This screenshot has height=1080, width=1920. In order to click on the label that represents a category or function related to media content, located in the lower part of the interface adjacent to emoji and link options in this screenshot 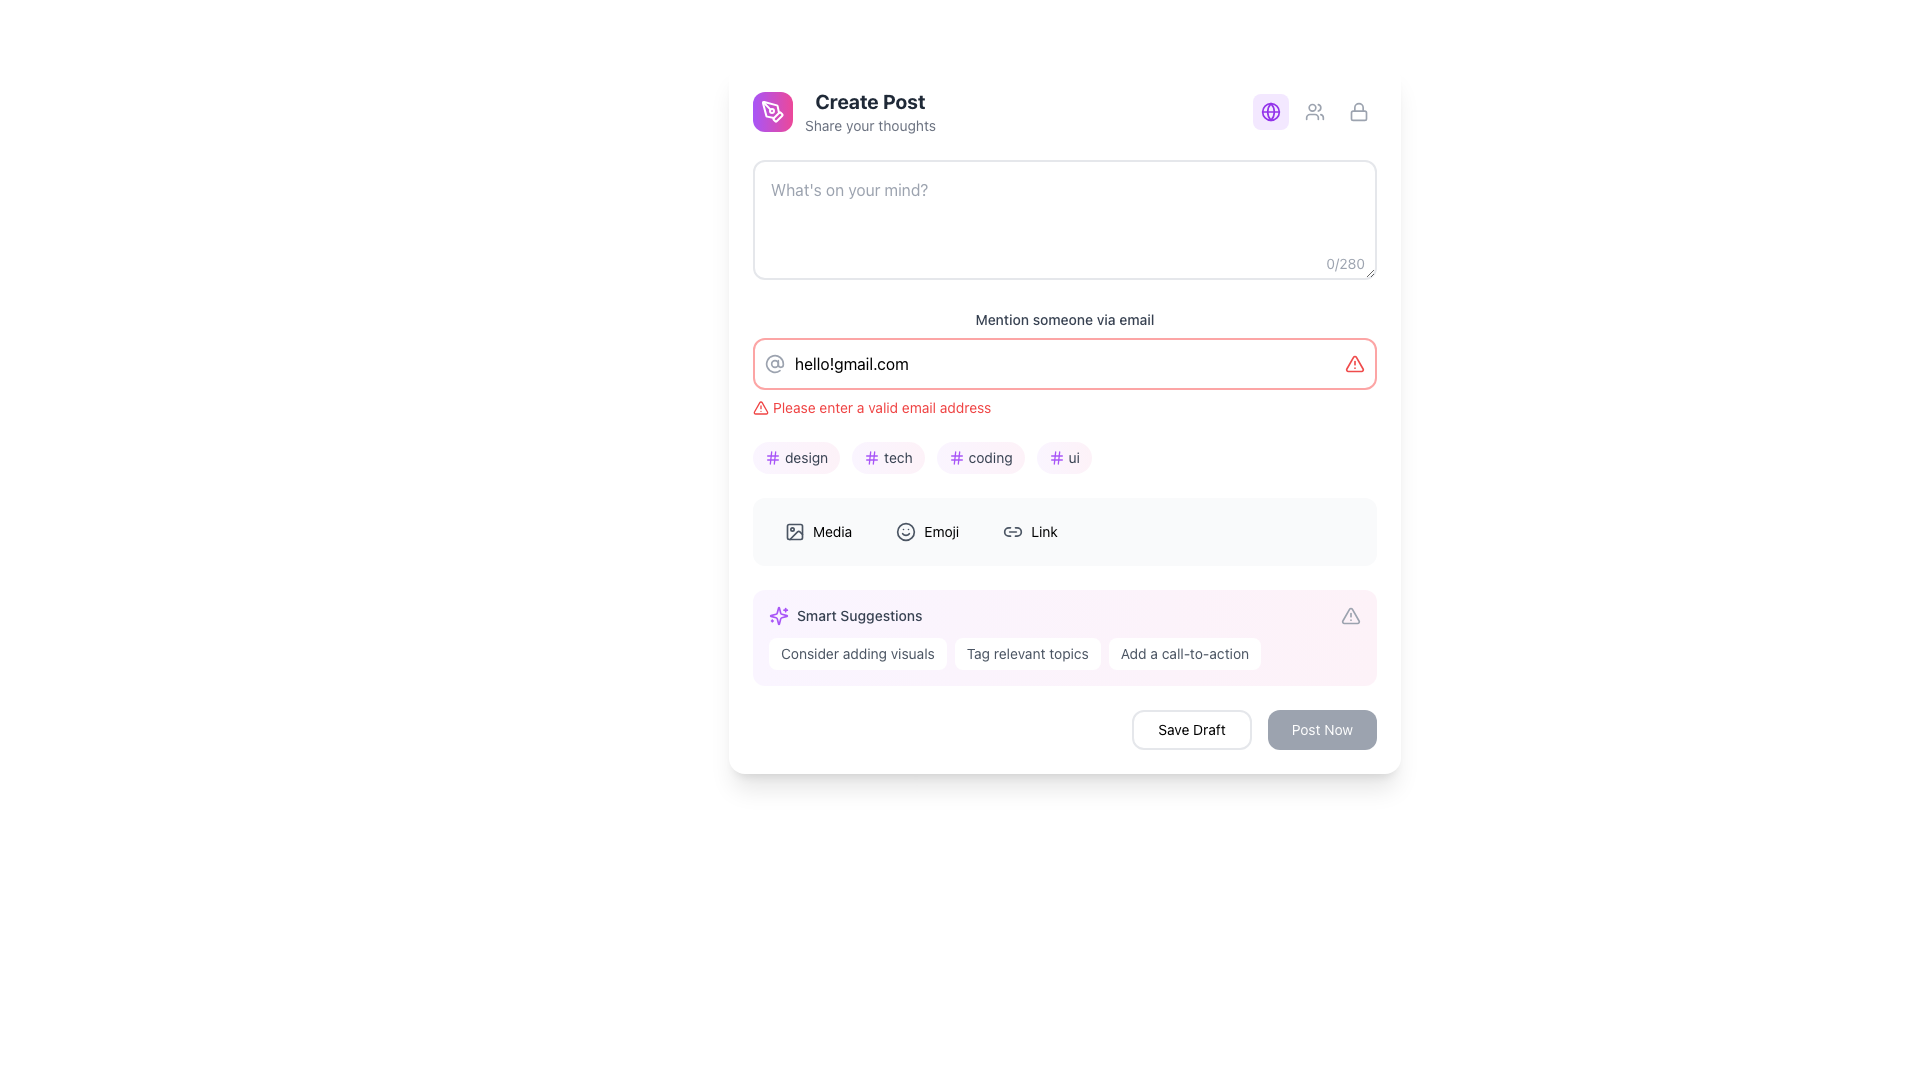, I will do `click(832, 531)`.